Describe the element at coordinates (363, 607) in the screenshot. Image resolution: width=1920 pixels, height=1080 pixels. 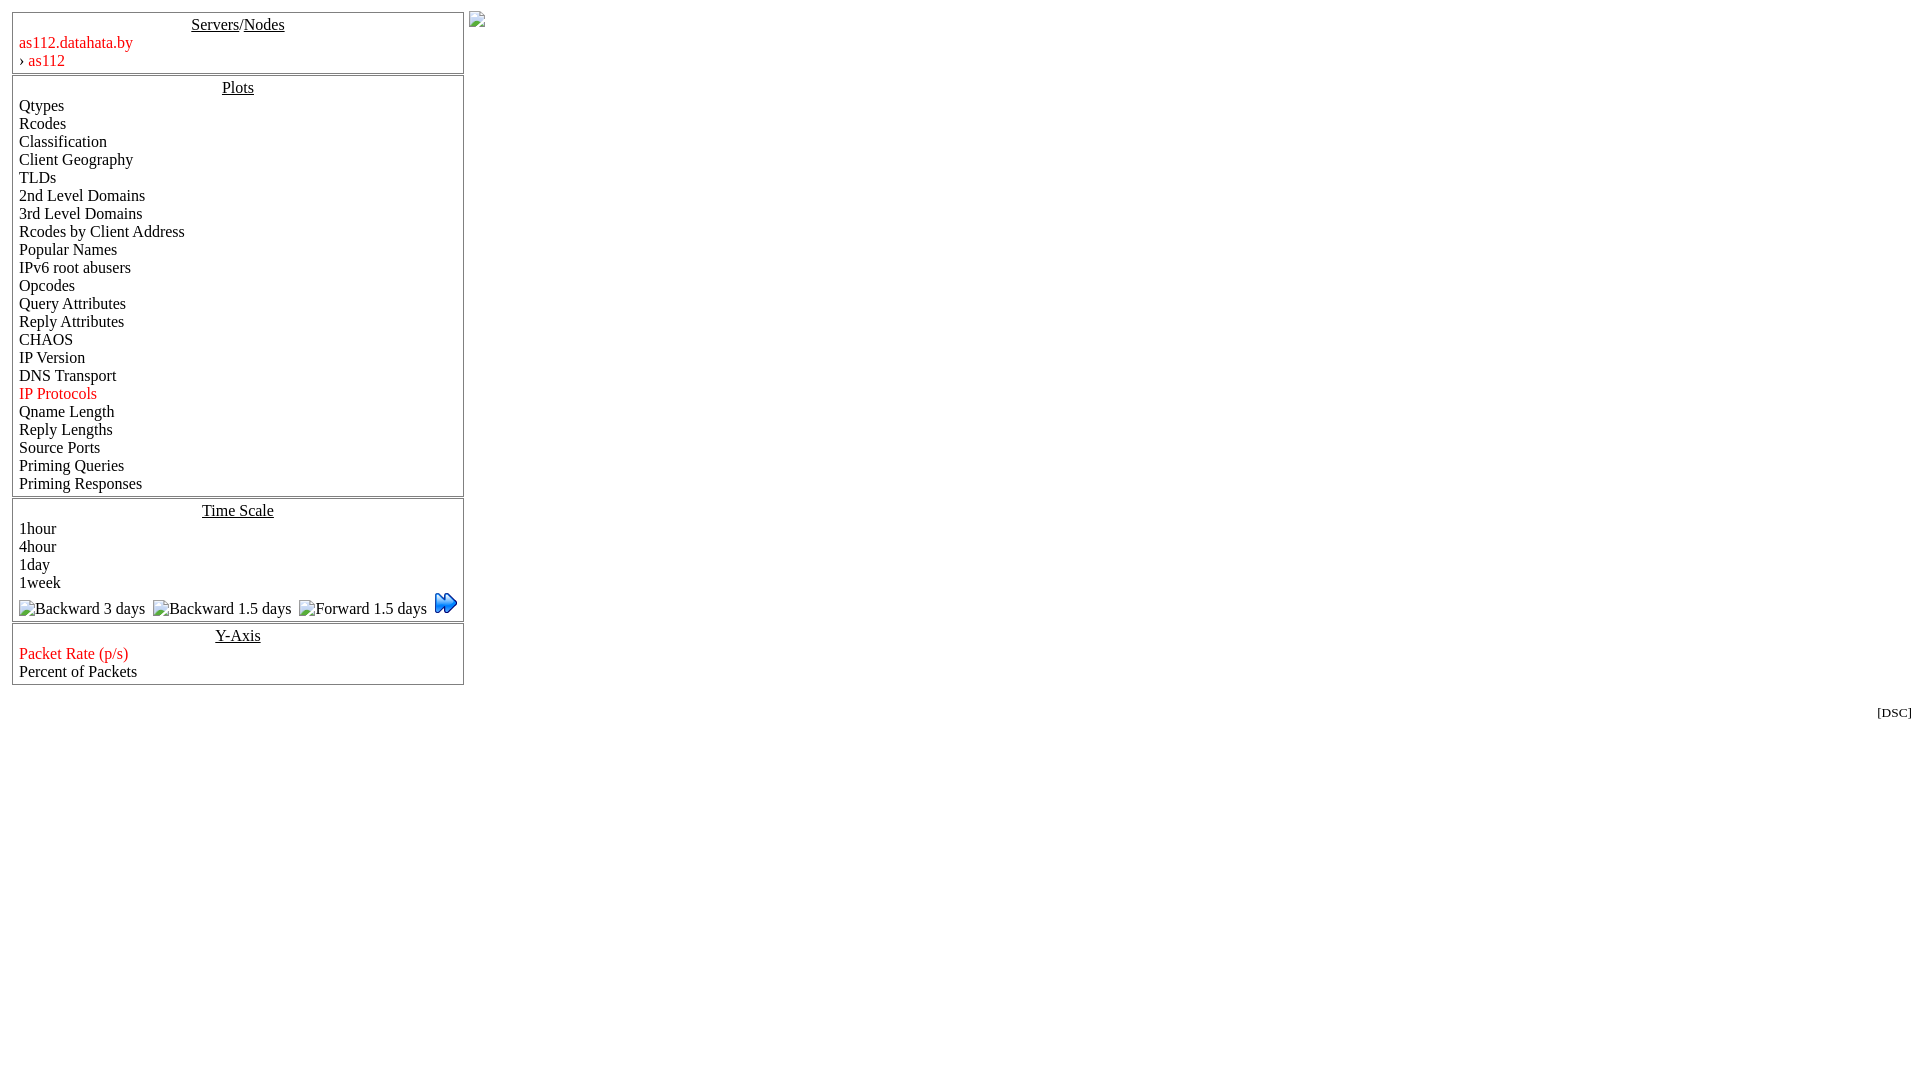
I see `'Forward 1.5 days'` at that location.